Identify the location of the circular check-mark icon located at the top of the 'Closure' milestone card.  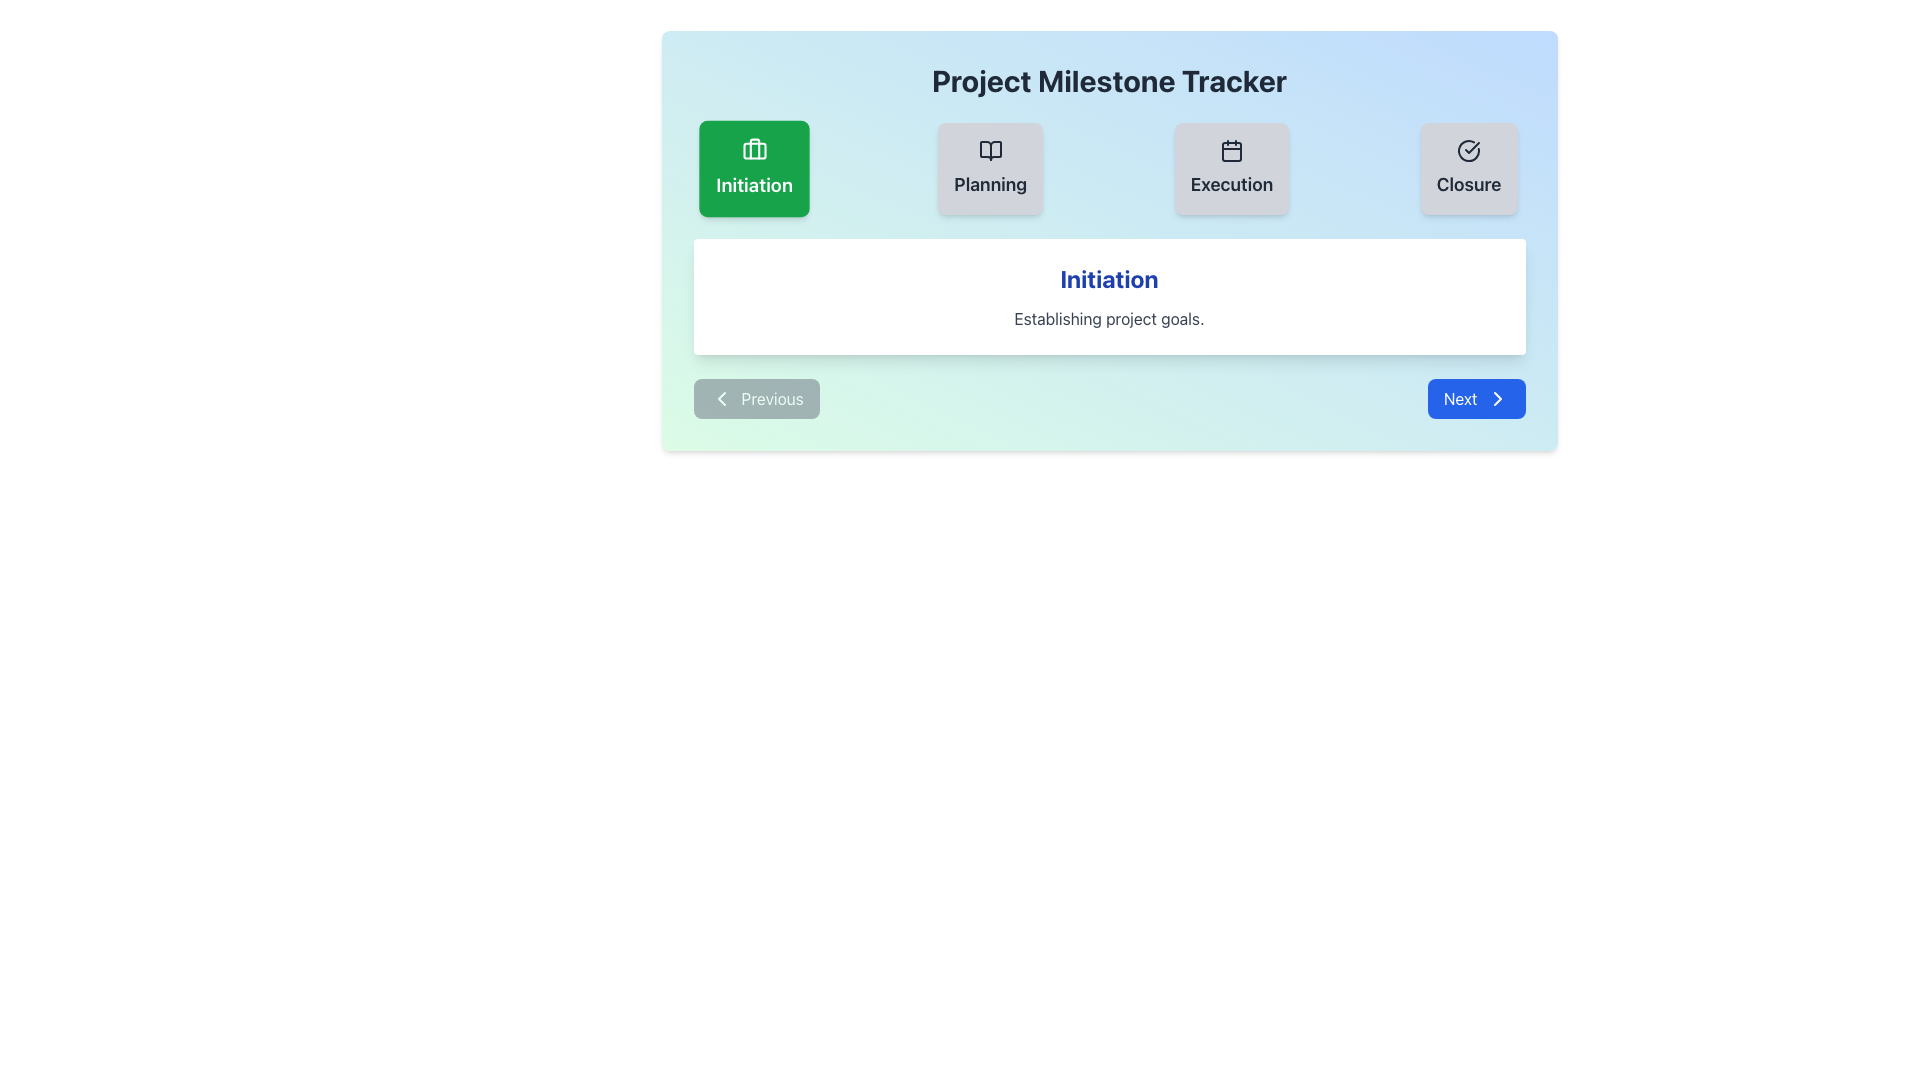
(1469, 149).